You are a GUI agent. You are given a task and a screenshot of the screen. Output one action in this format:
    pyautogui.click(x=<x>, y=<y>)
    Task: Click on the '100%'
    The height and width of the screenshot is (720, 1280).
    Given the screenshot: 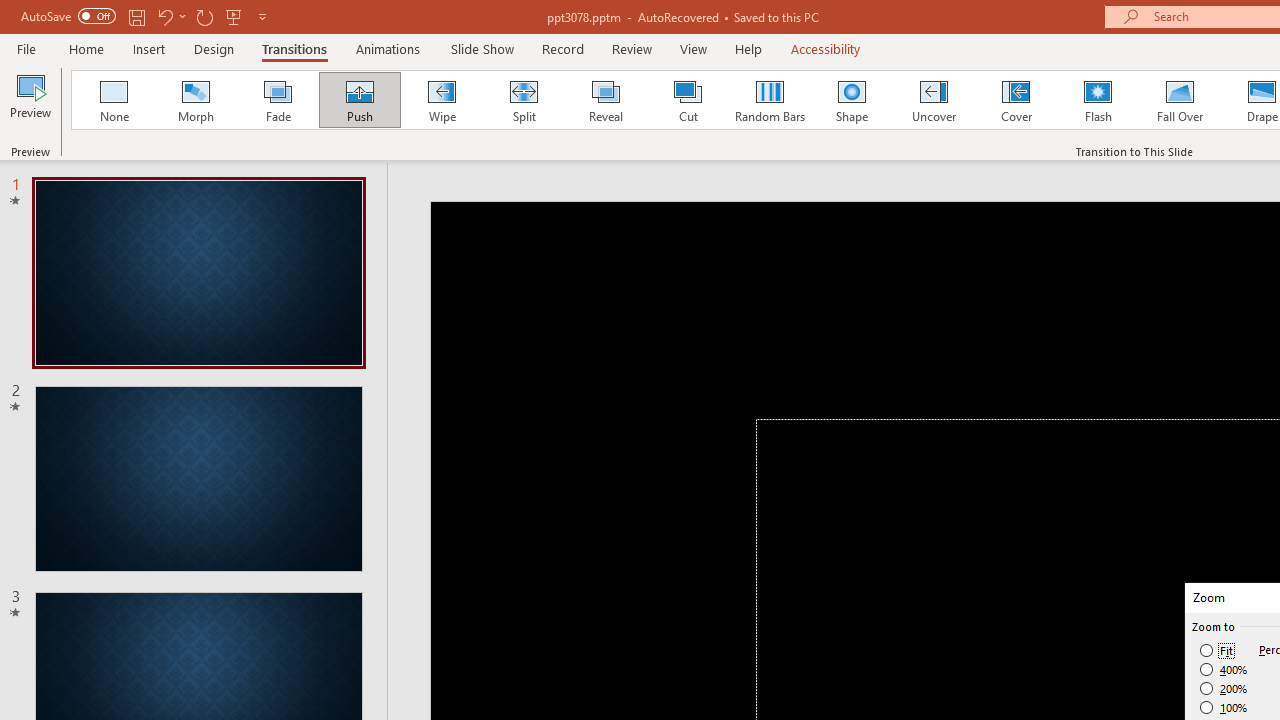 What is the action you would take?
    pyautogui.click(x=1223, y=706)
    